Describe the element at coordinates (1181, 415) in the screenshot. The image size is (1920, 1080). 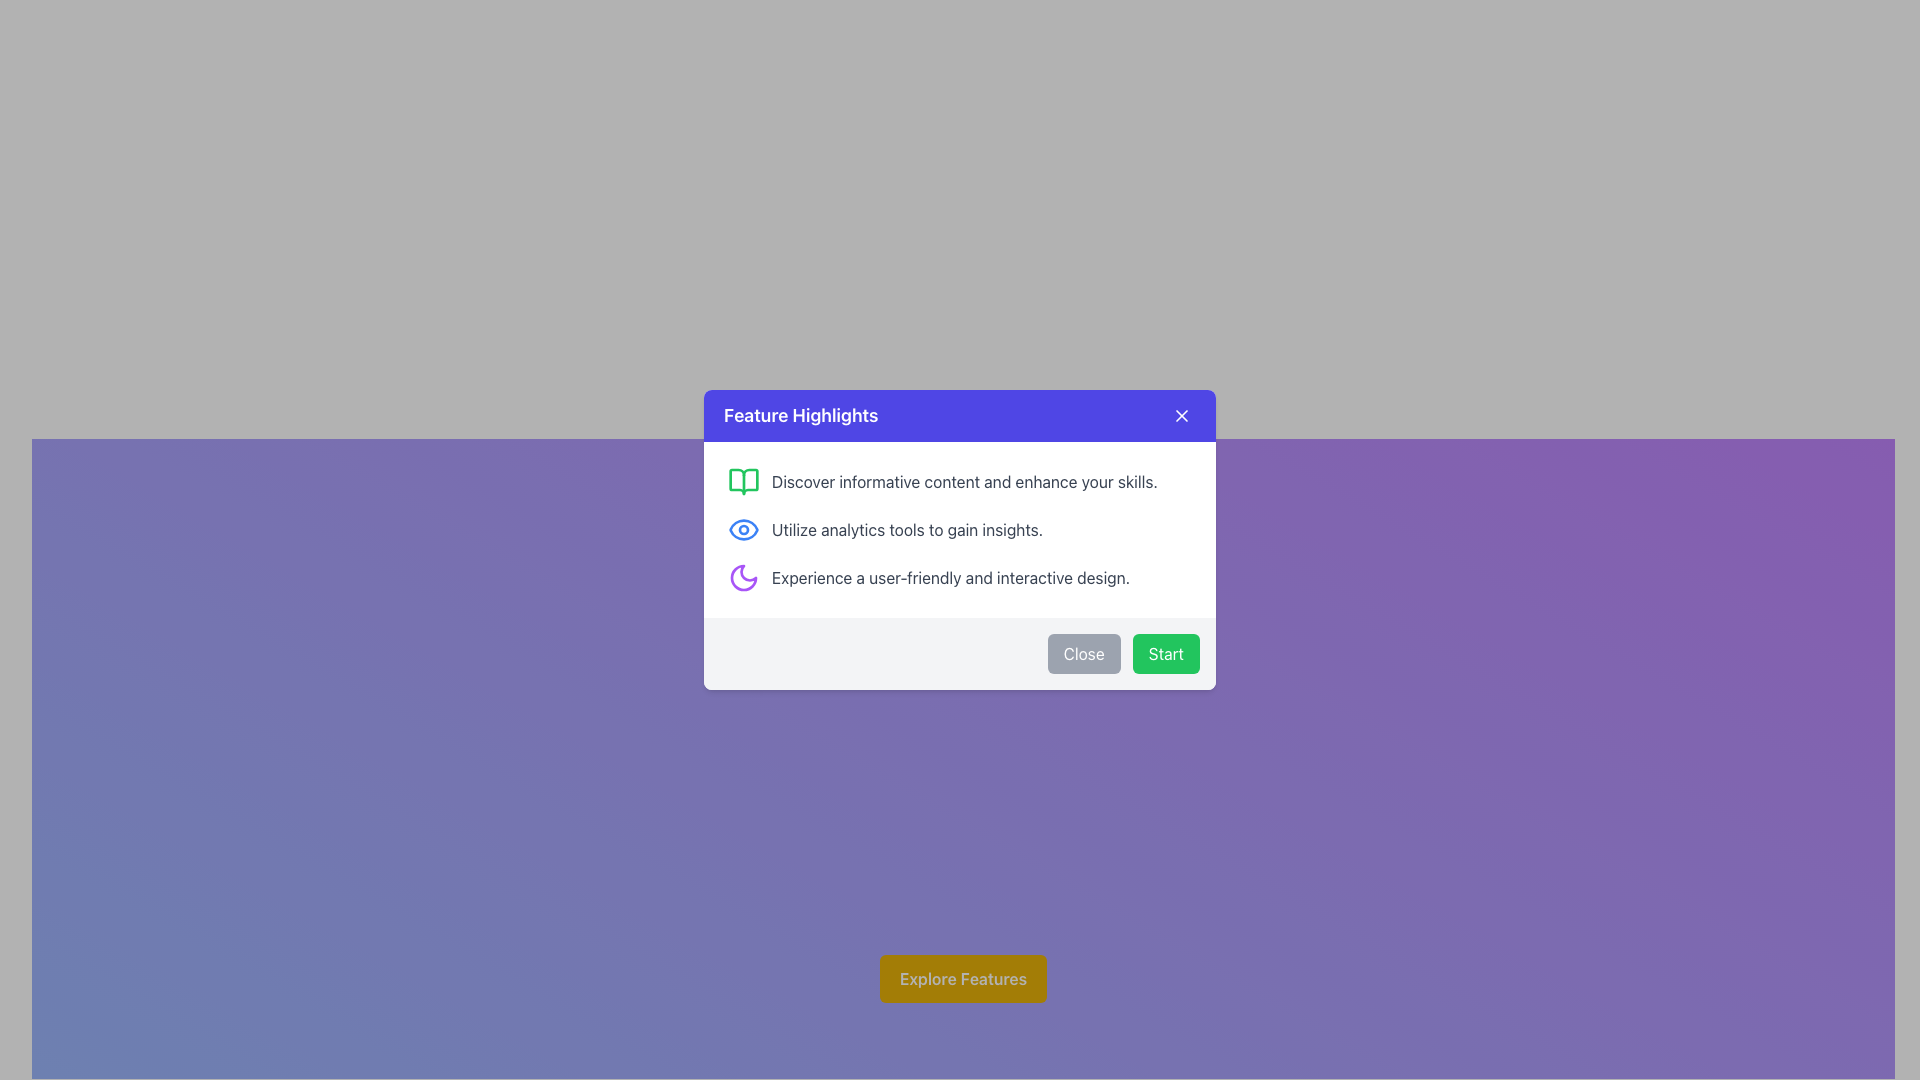
I see `the close button located at the top-right corner of the blue header bar labeled 'Feature Highlights'` at that location.